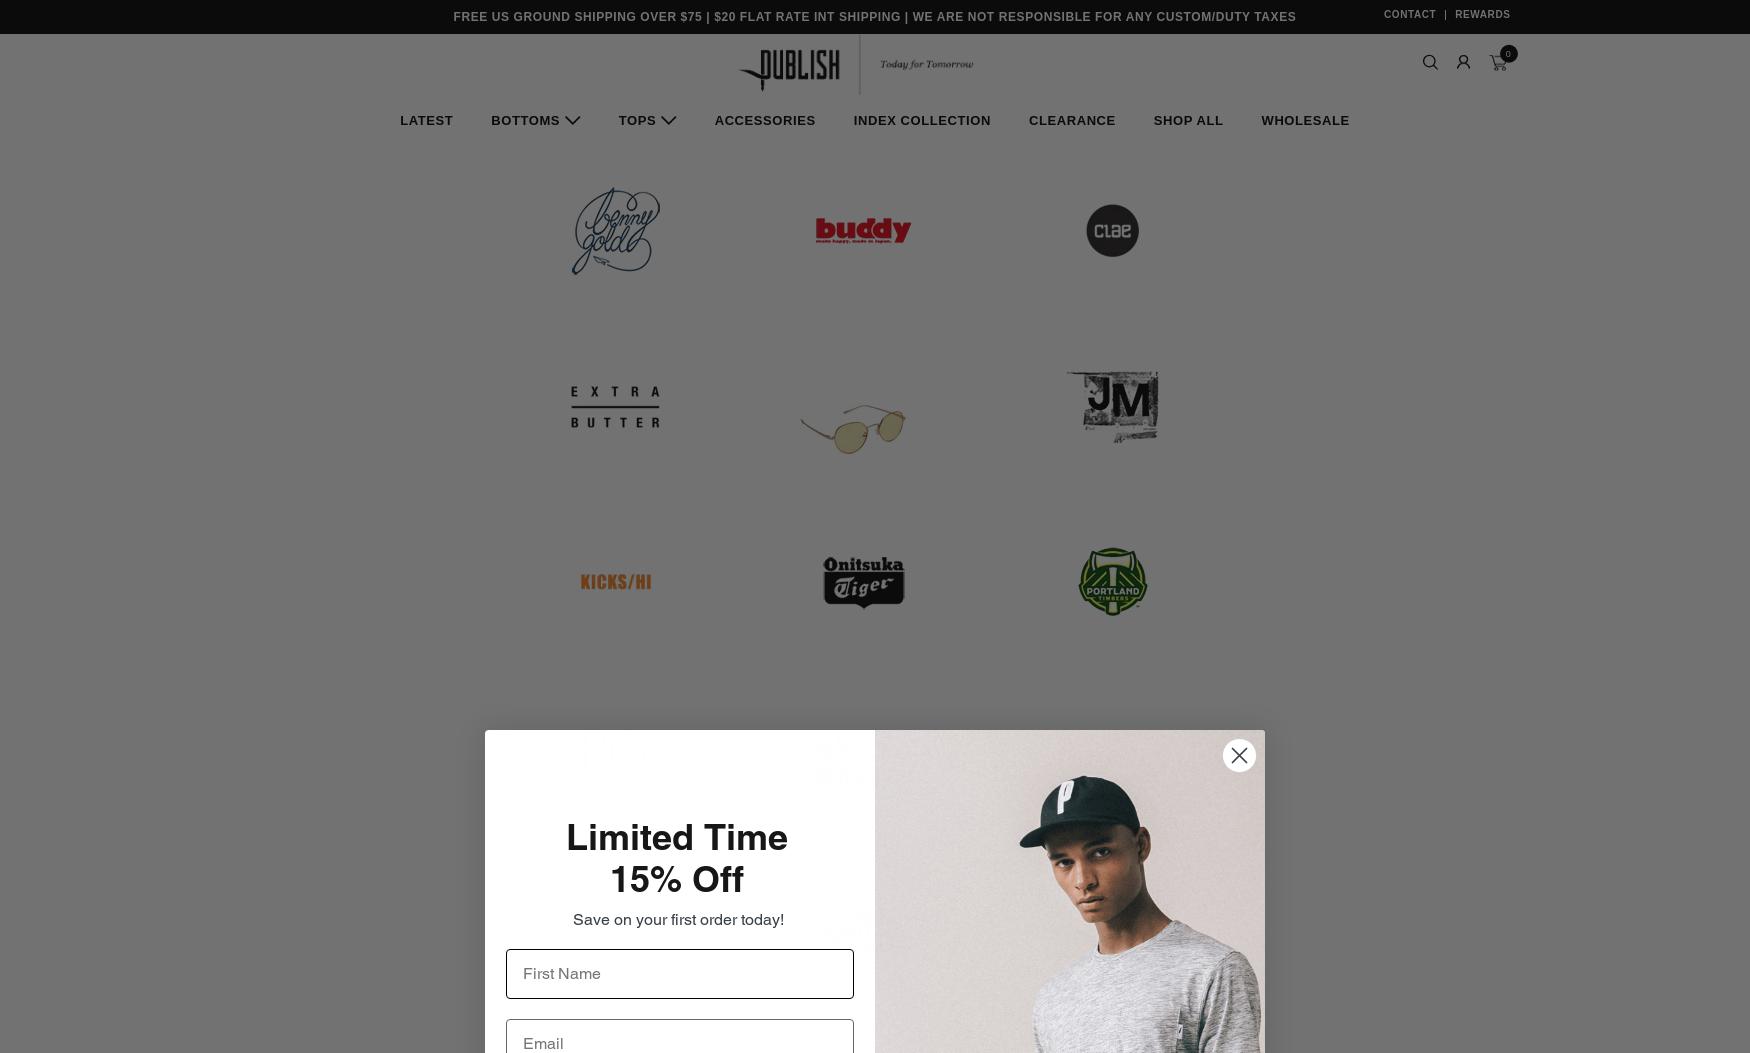  What do you see at coordinates (1268, 363) in the screenshot?
I see `'Outerwear'` at bounding box center [1268, 363].